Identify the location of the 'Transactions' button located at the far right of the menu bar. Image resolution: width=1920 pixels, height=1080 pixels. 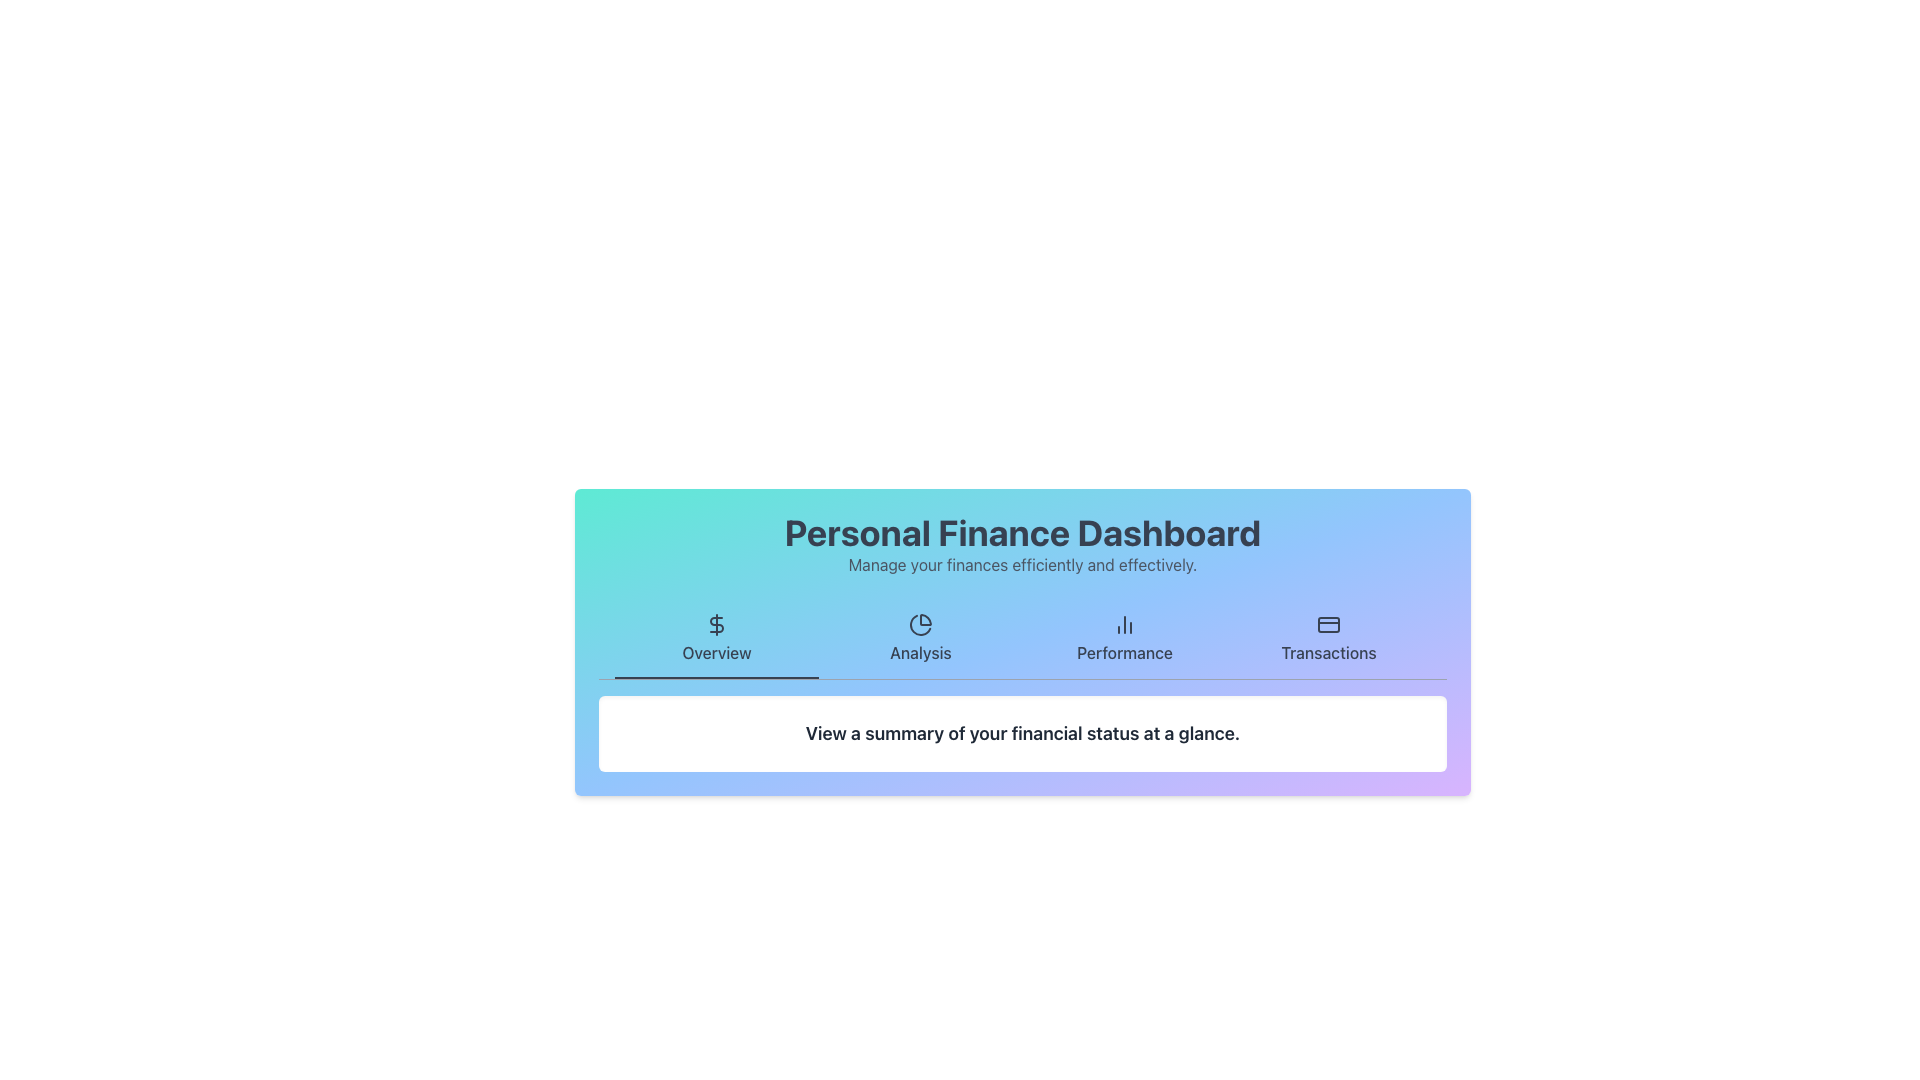
(1329, 640).